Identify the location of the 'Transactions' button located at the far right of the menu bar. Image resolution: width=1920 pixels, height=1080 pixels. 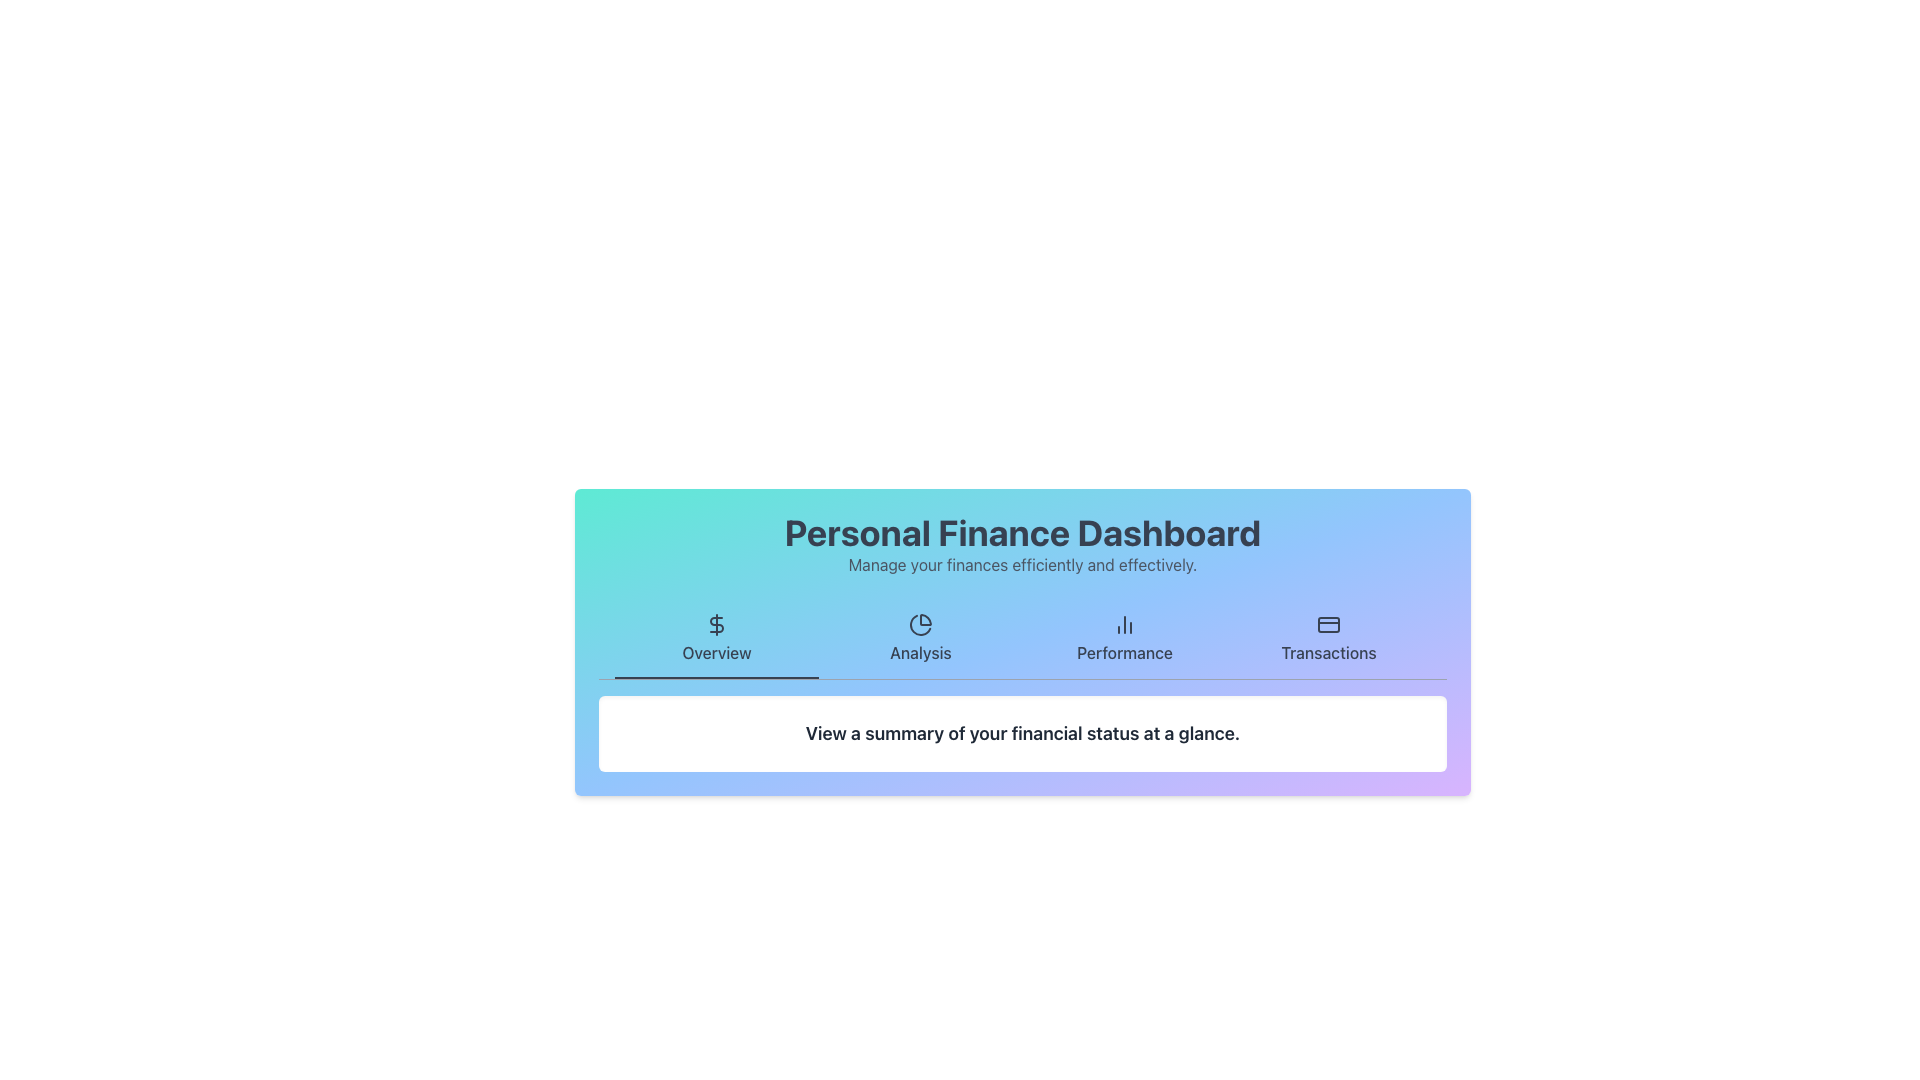
(1329, 640).